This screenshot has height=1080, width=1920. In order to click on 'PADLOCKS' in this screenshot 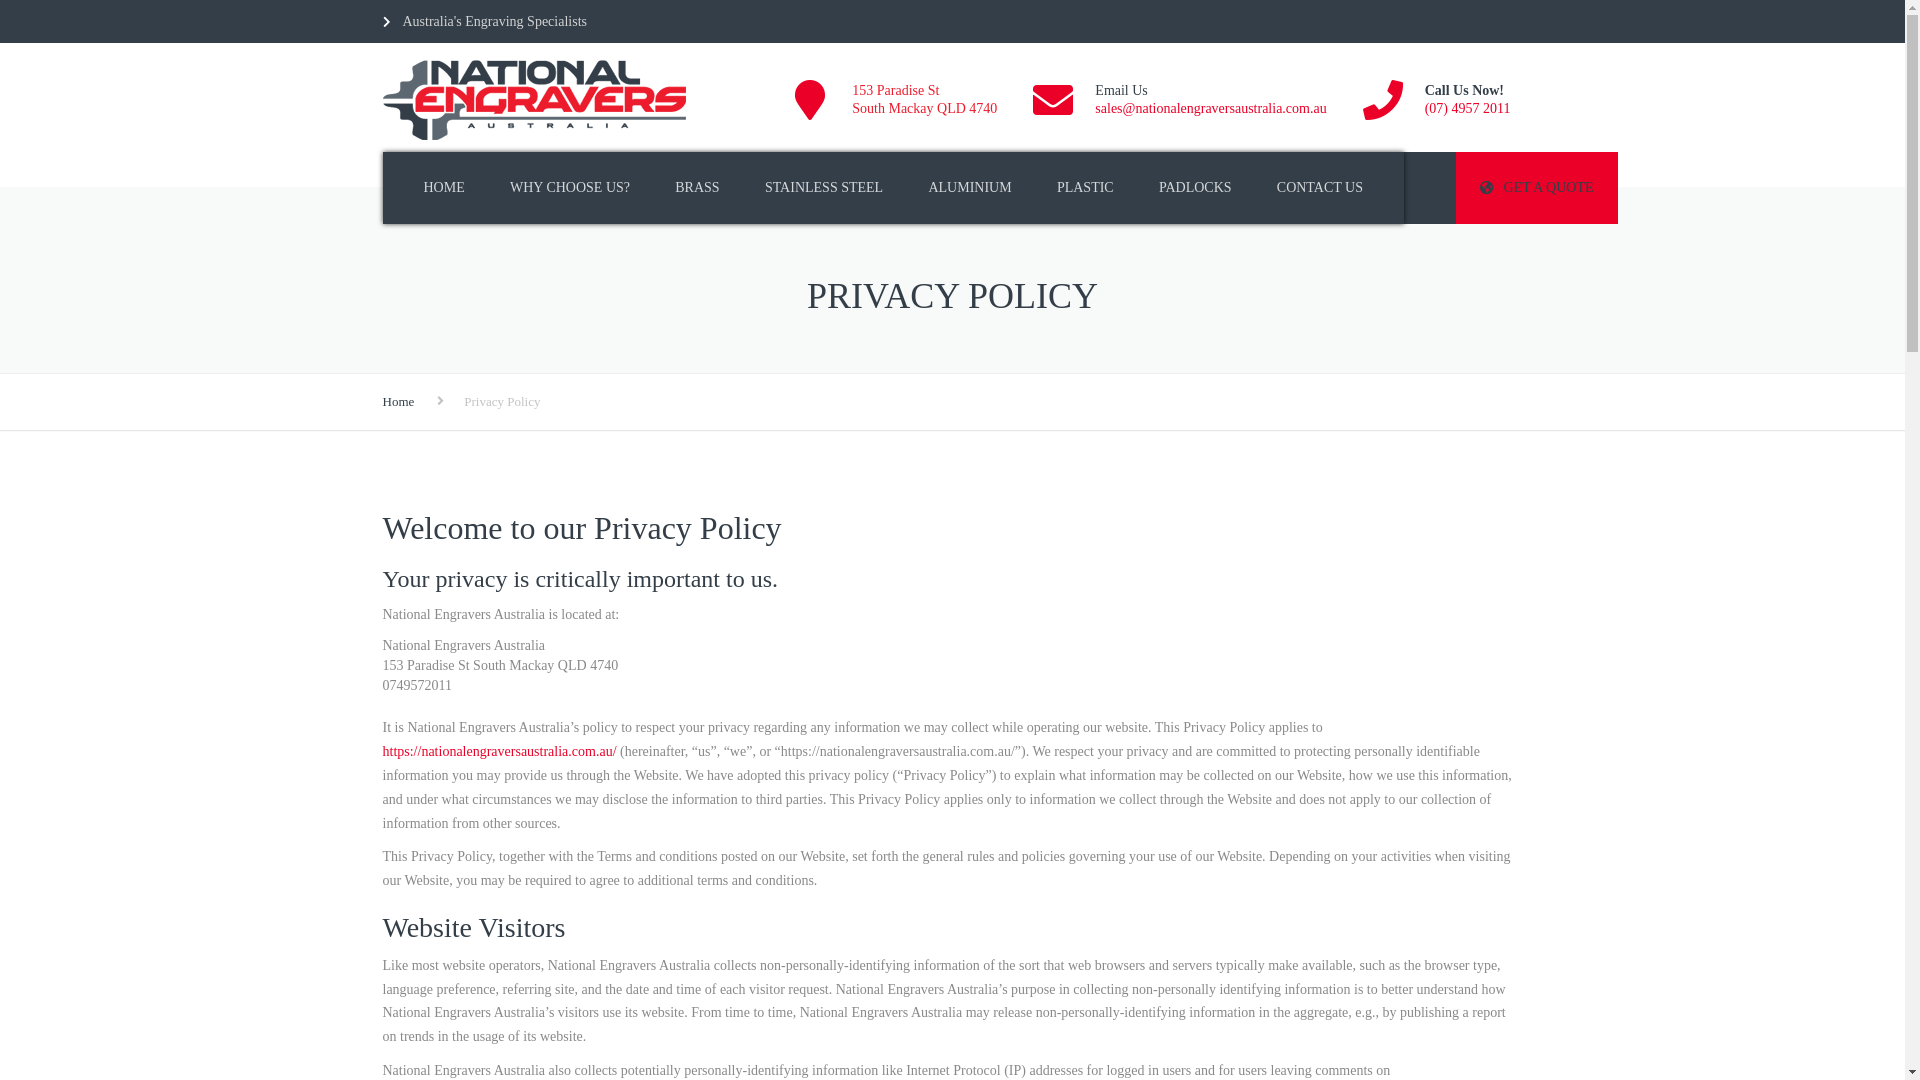, I will do `click(1195, 188)`.